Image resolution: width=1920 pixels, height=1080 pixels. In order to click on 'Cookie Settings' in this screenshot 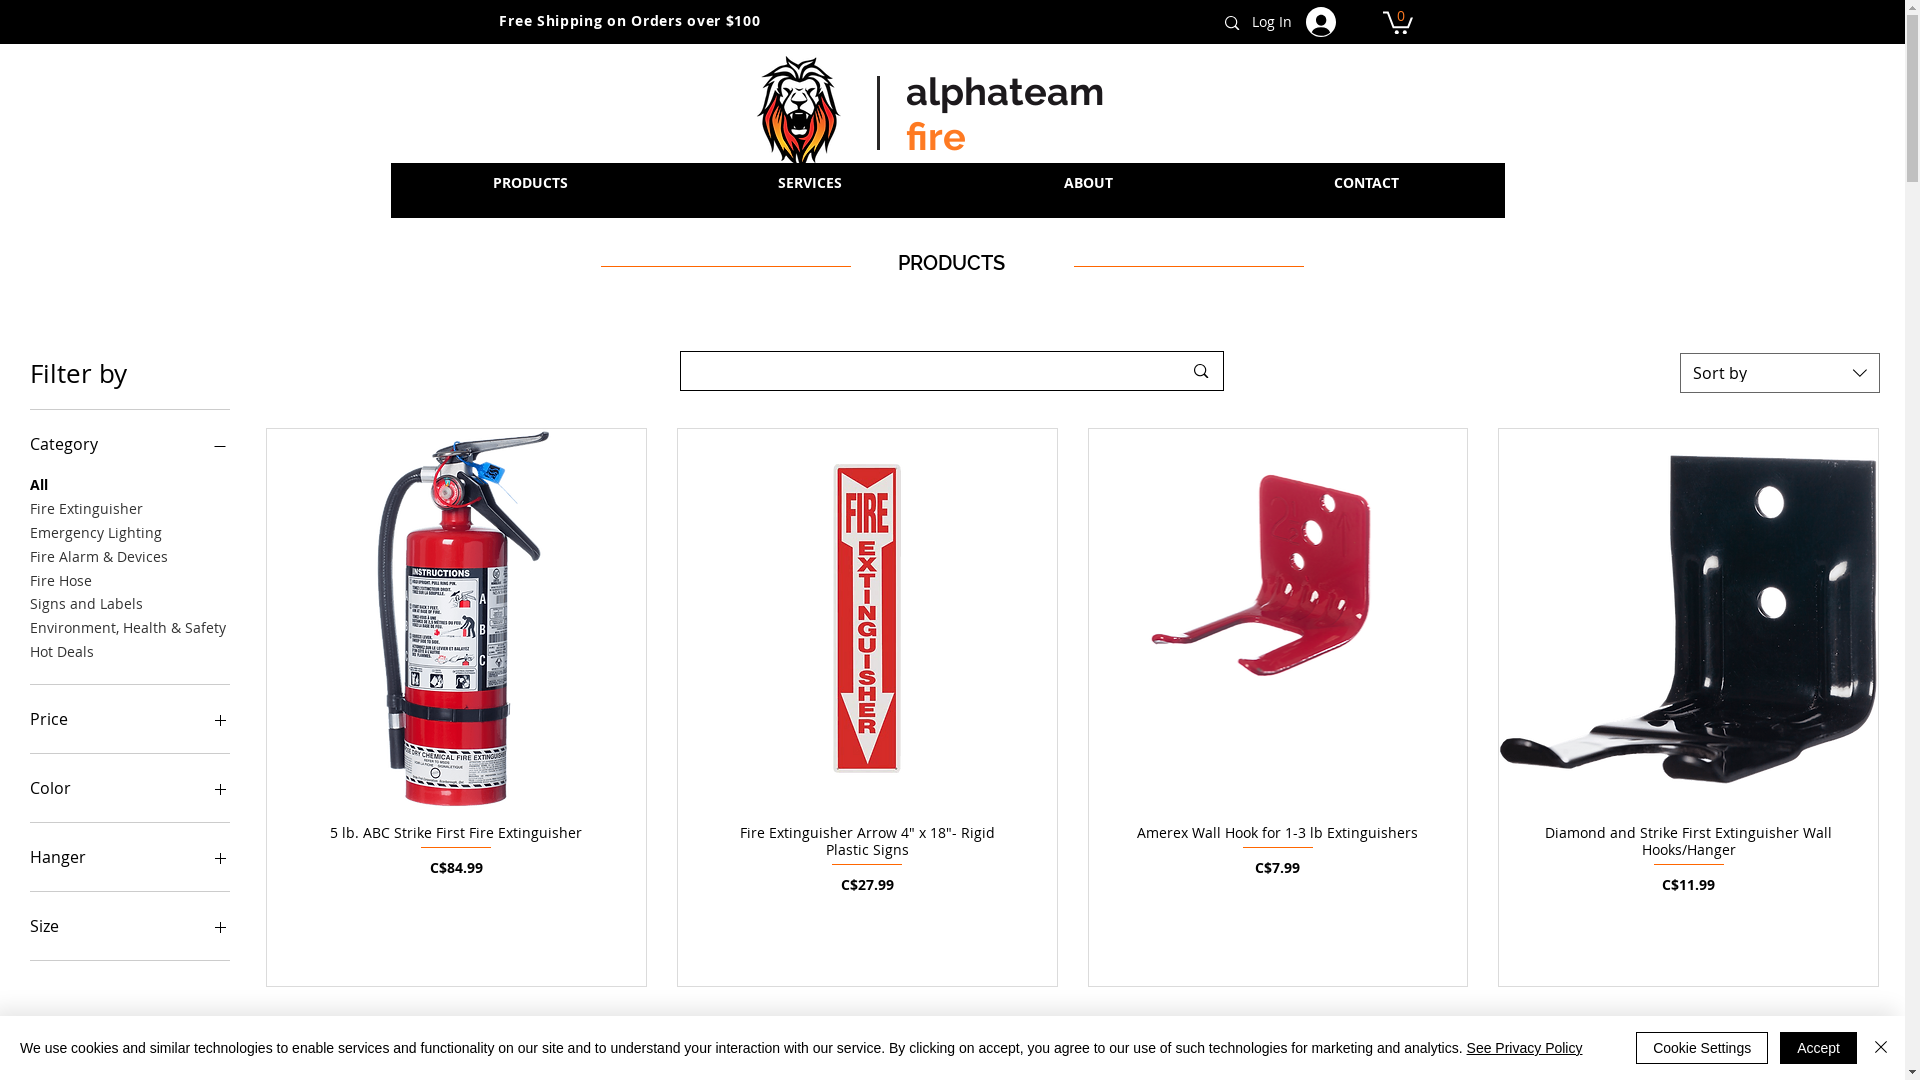, I will do `click(1701, 1047)`.